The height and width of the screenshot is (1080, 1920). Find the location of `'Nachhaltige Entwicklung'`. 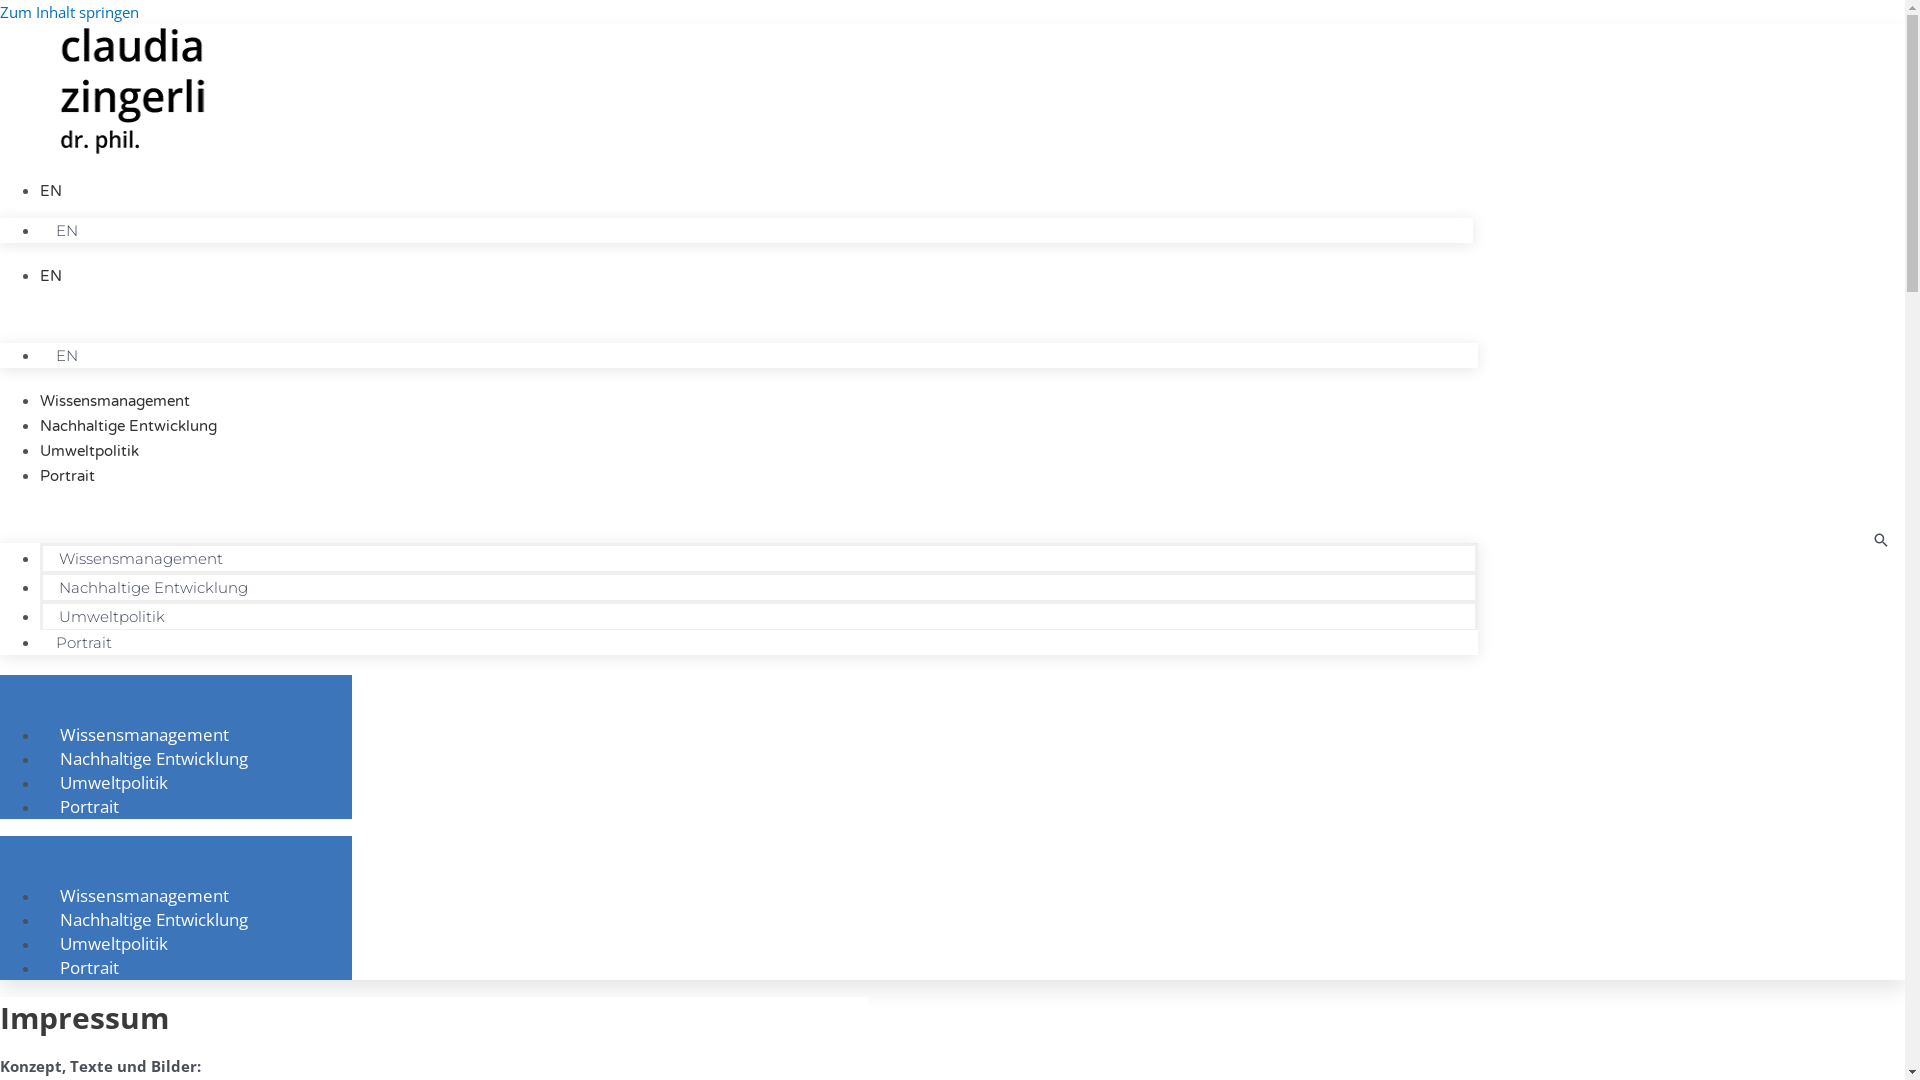

'Nachhaltige Entwicklung' is located at coordinates (152, 918).